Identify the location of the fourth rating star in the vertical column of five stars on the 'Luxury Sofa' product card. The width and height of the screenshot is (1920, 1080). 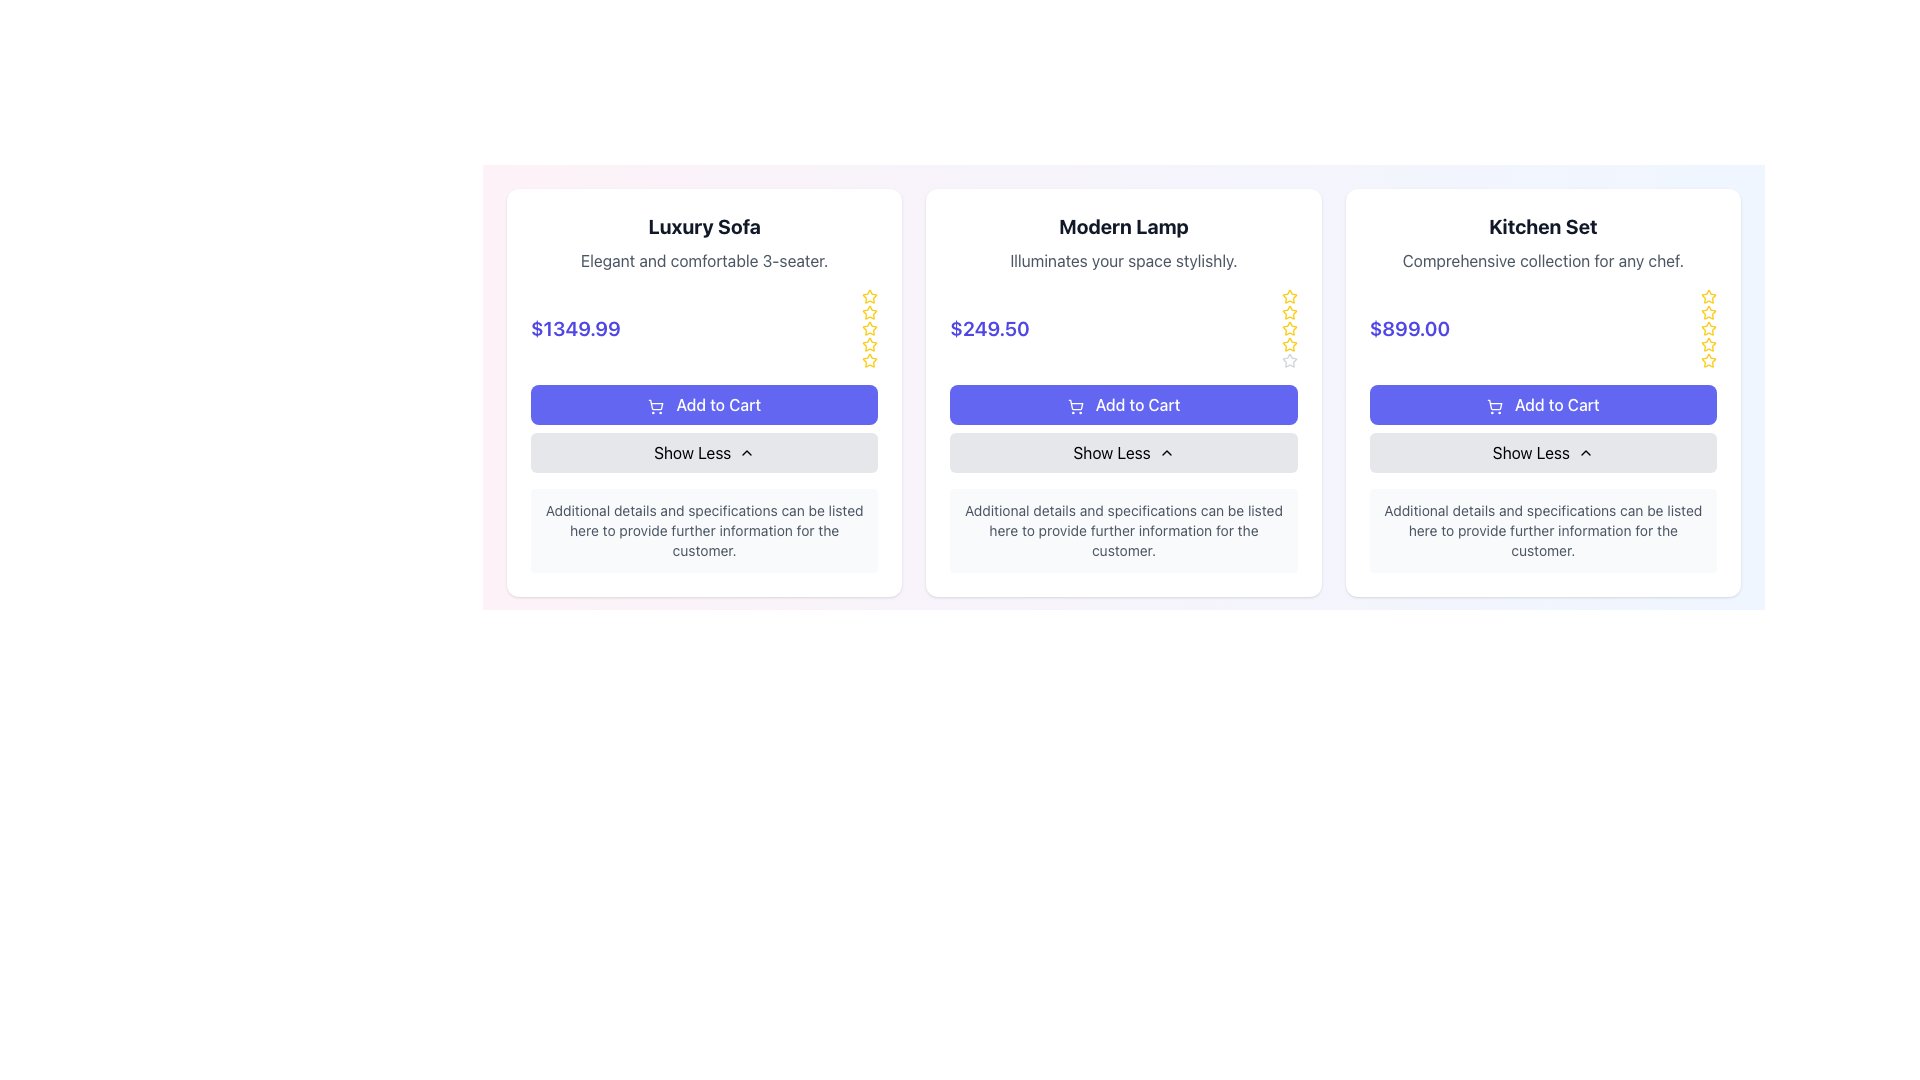
(870, 327).